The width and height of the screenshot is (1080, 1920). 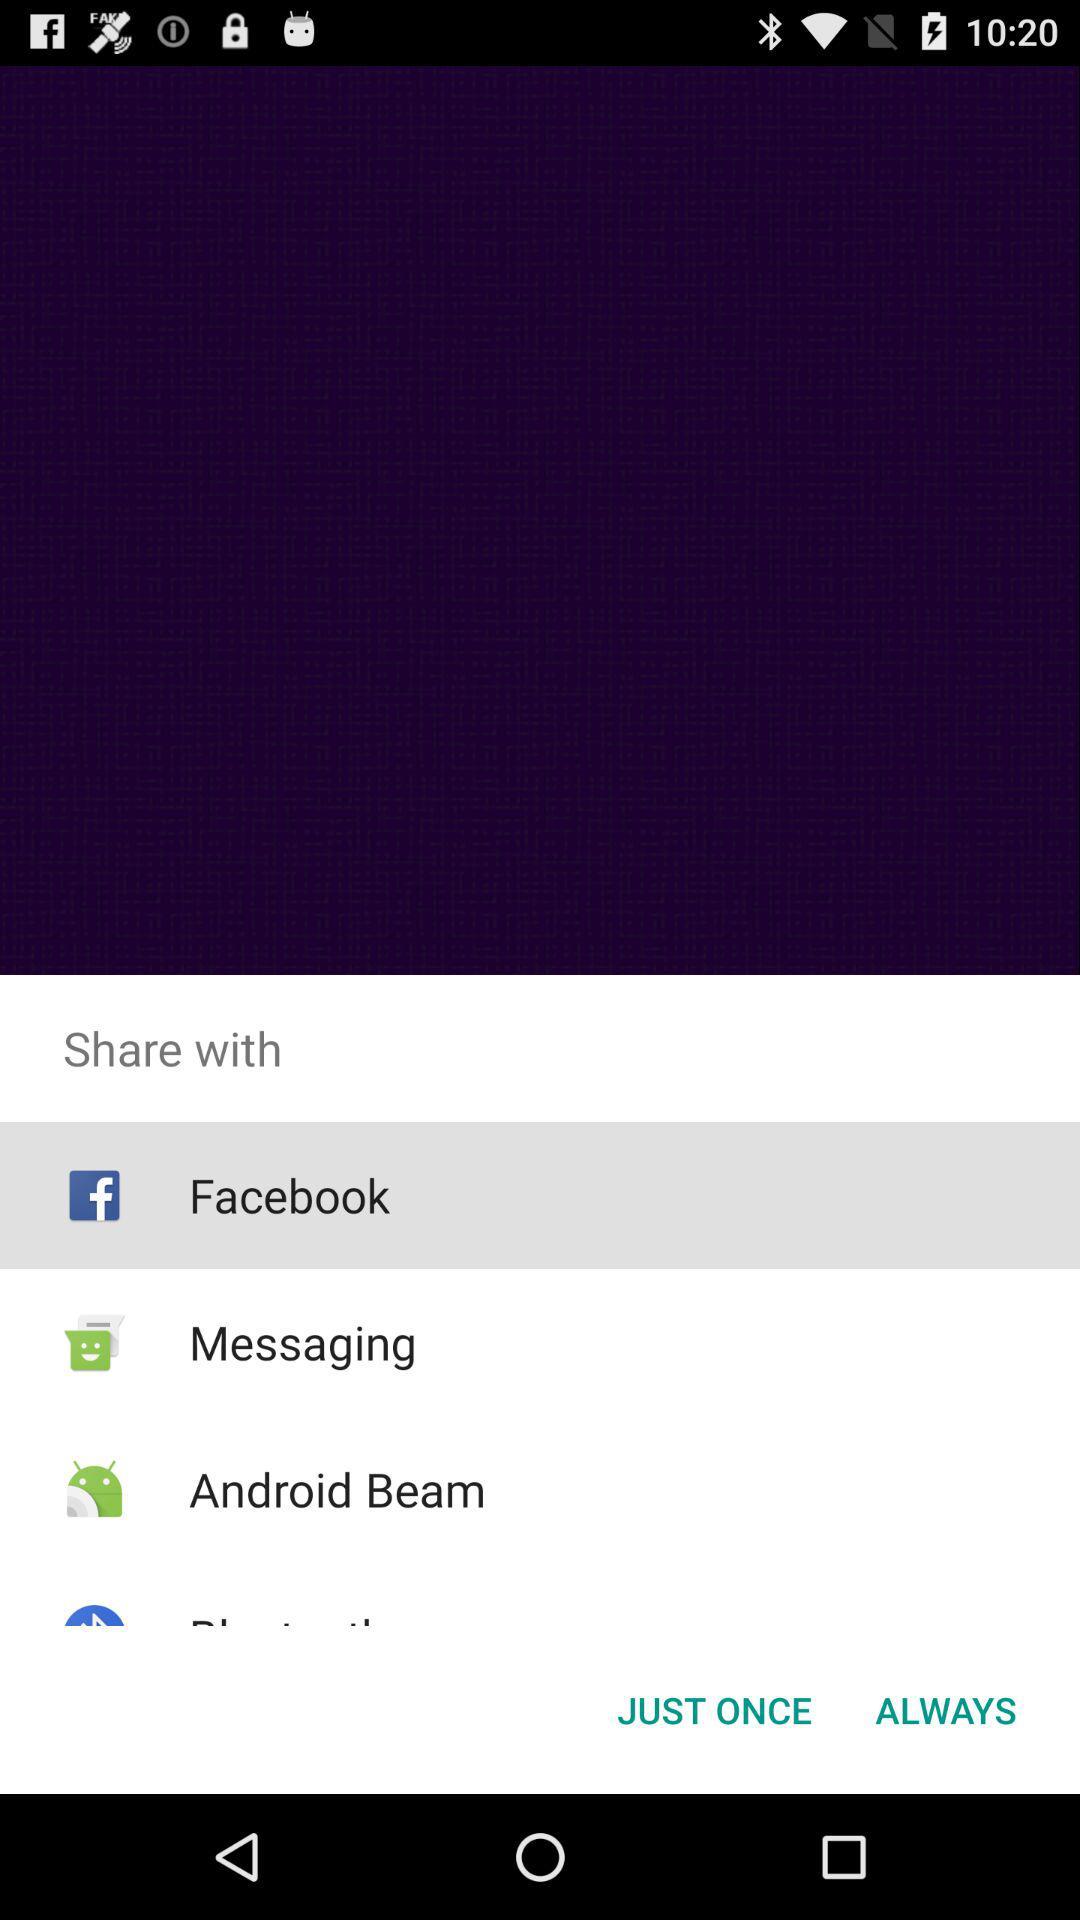 What do you see at coordinates (289, 1195) in the screenshot?
I see `the facebook app` at bounding box center [289, 1195].